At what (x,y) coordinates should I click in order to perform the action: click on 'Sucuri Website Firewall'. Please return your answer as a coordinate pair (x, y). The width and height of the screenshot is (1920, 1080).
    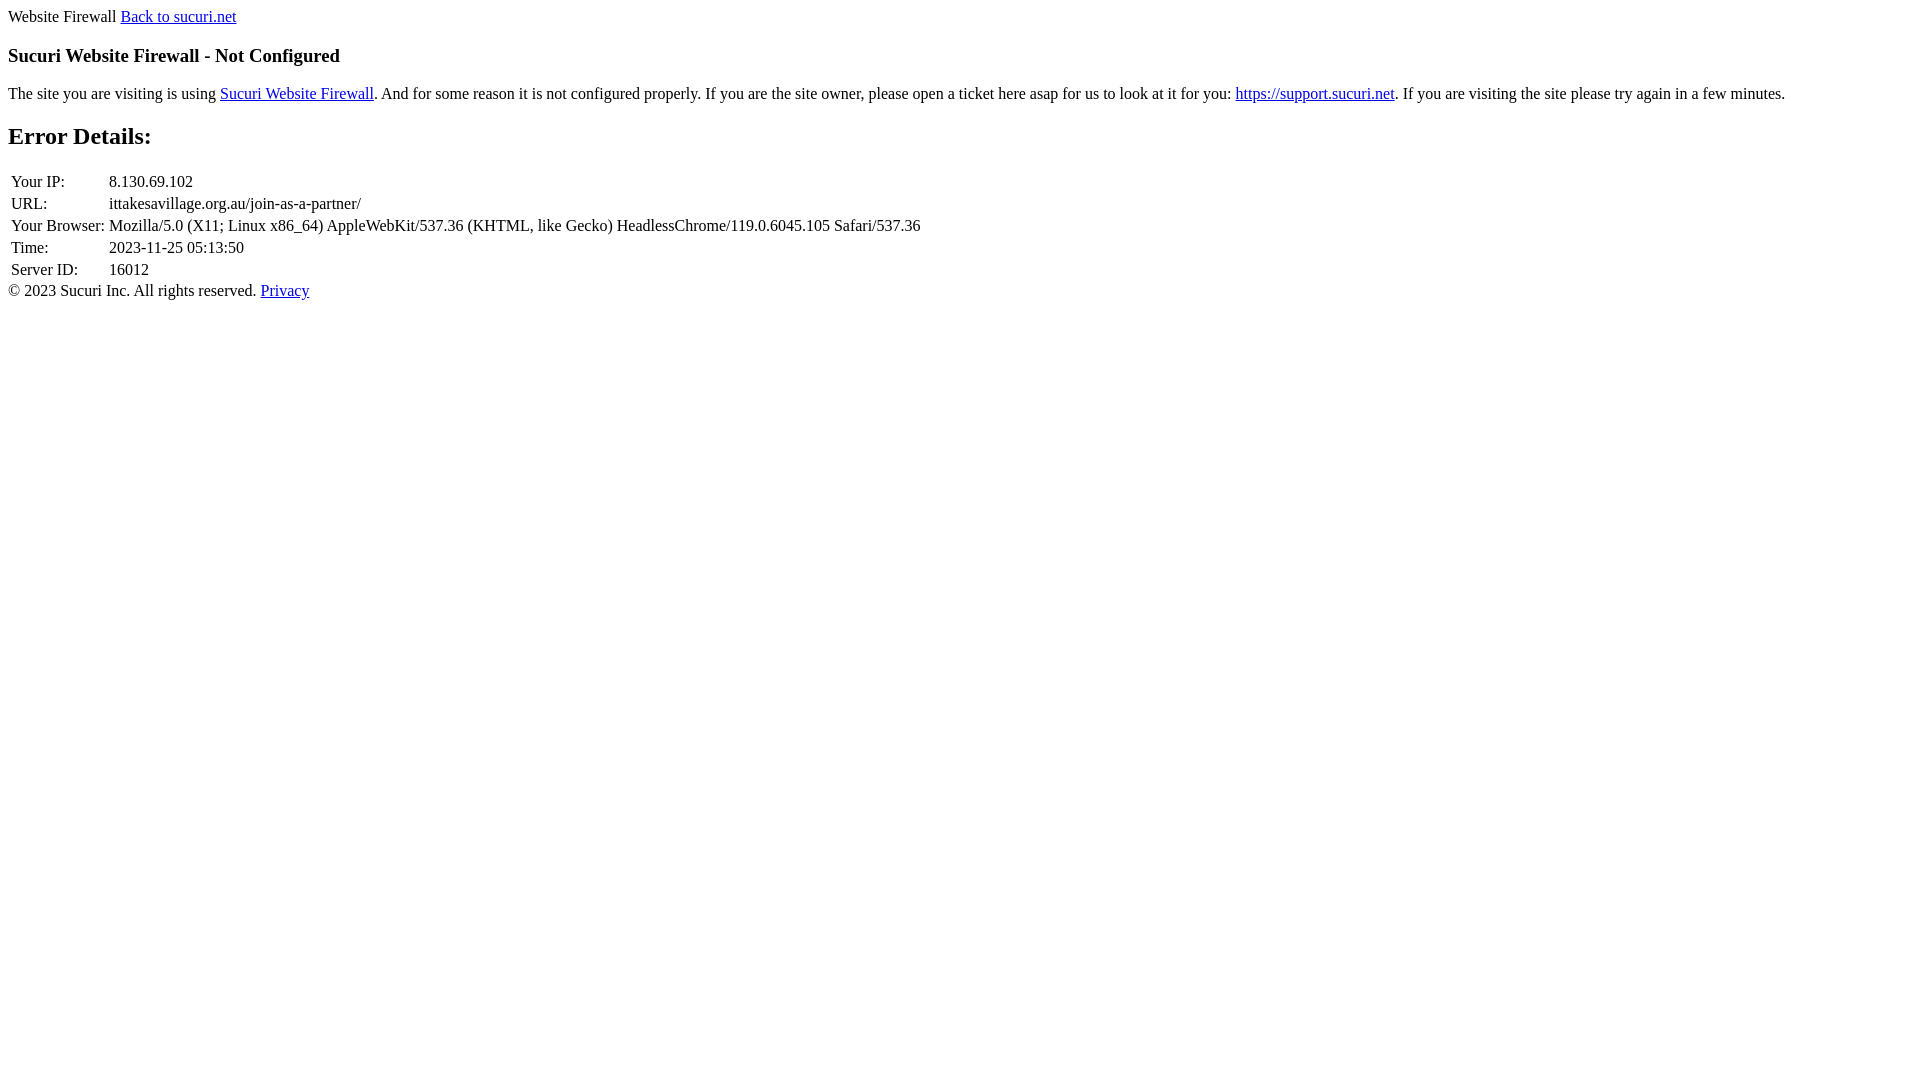
    Looking at the image, I should click on (220, 93).